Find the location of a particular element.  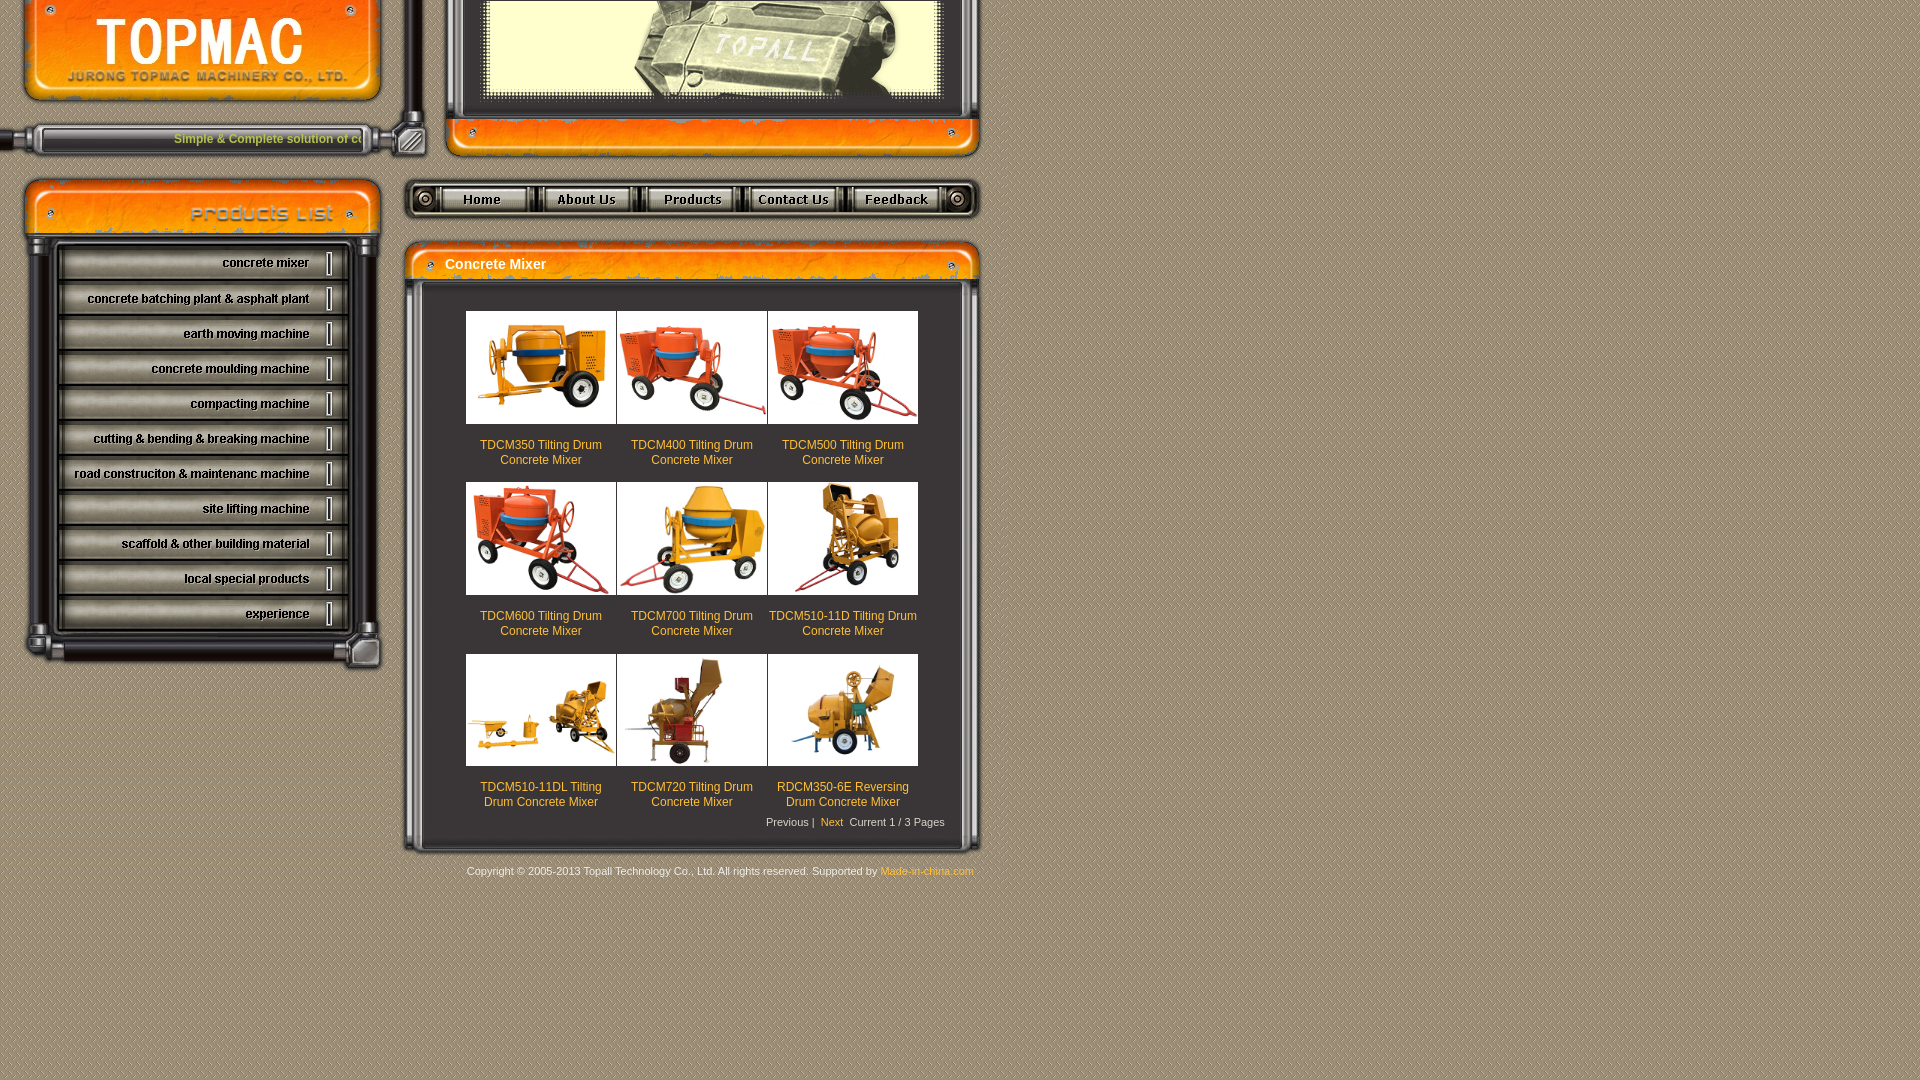

'ralph lauren outlet' is located at coordinates (389, 230).